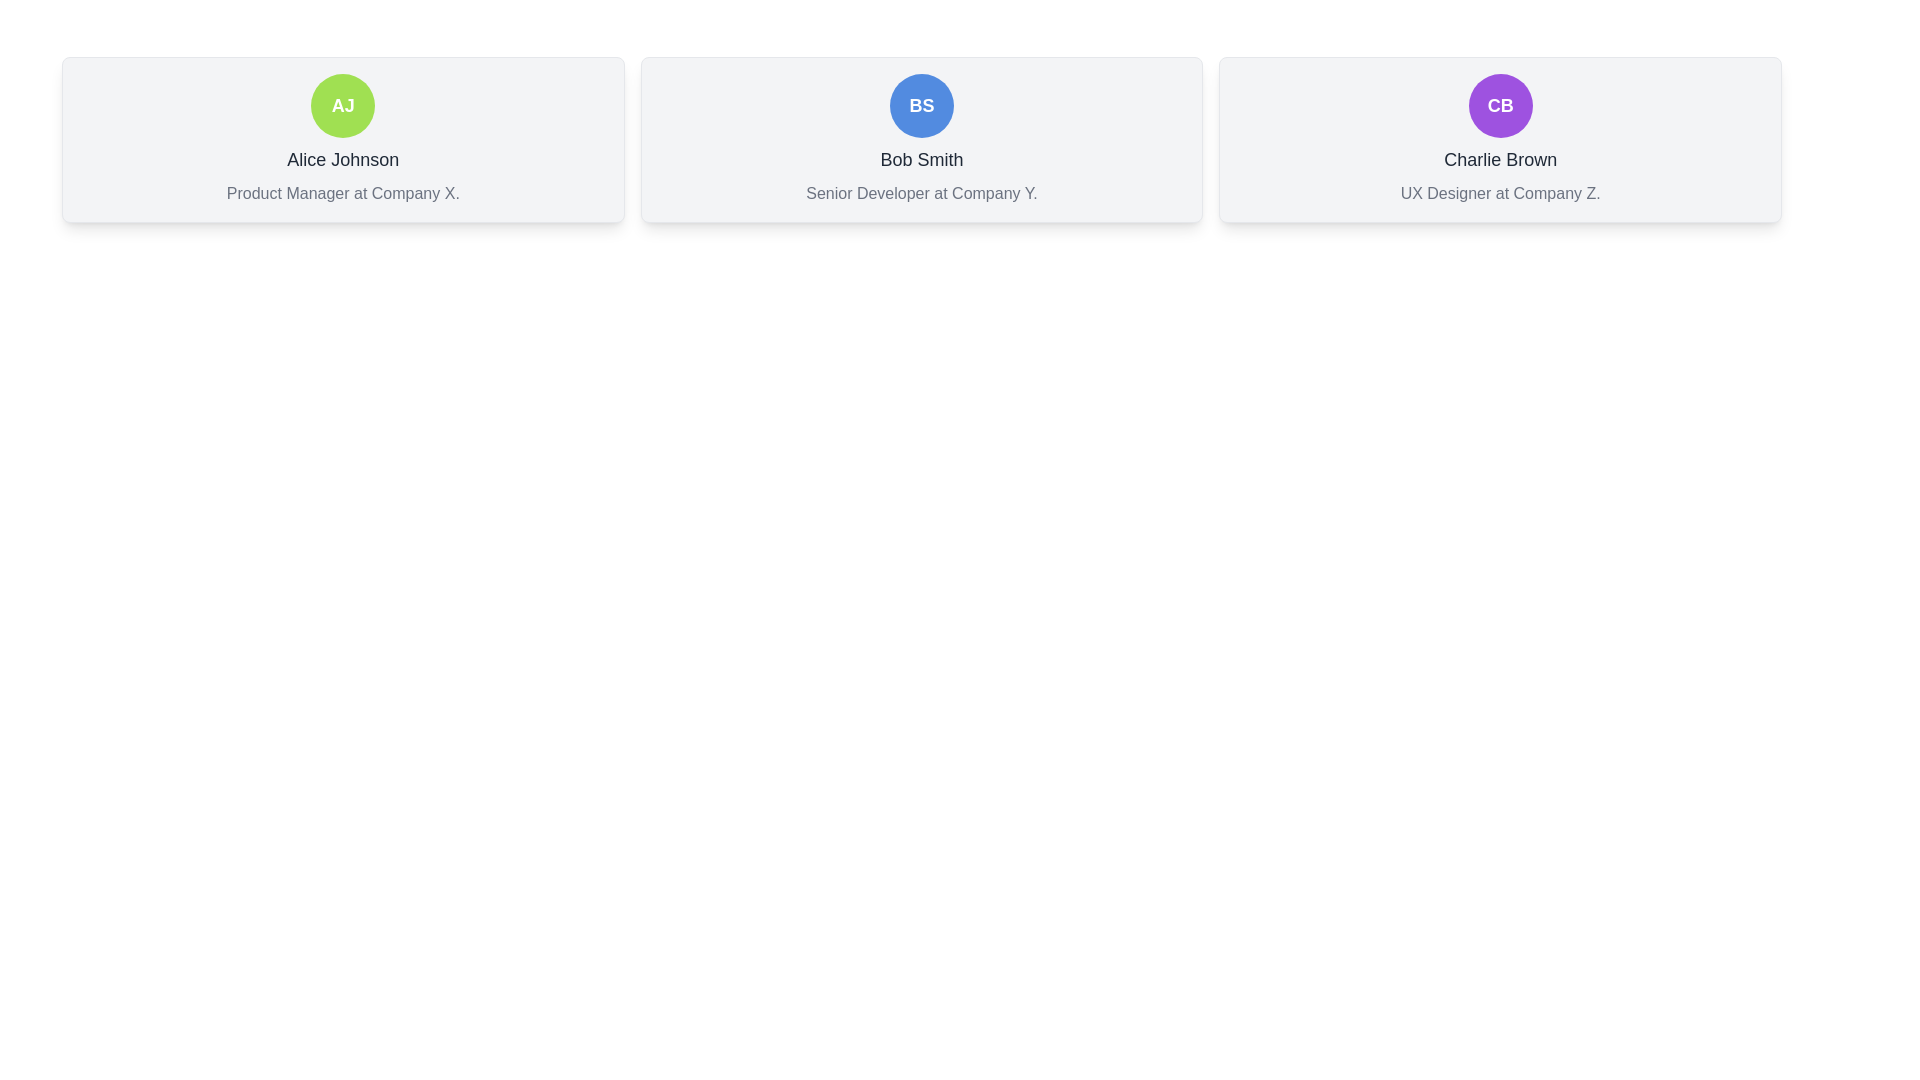 This screenshot has width=1920, height=1080. What do you see at coordinates (343, 193) in the screenshot?
I see `the static text element that provides the professional designation and company affiliation of Alice Johnson, located below her name in the first card of a vertically stacked structure` at bounding box center [343, 193].